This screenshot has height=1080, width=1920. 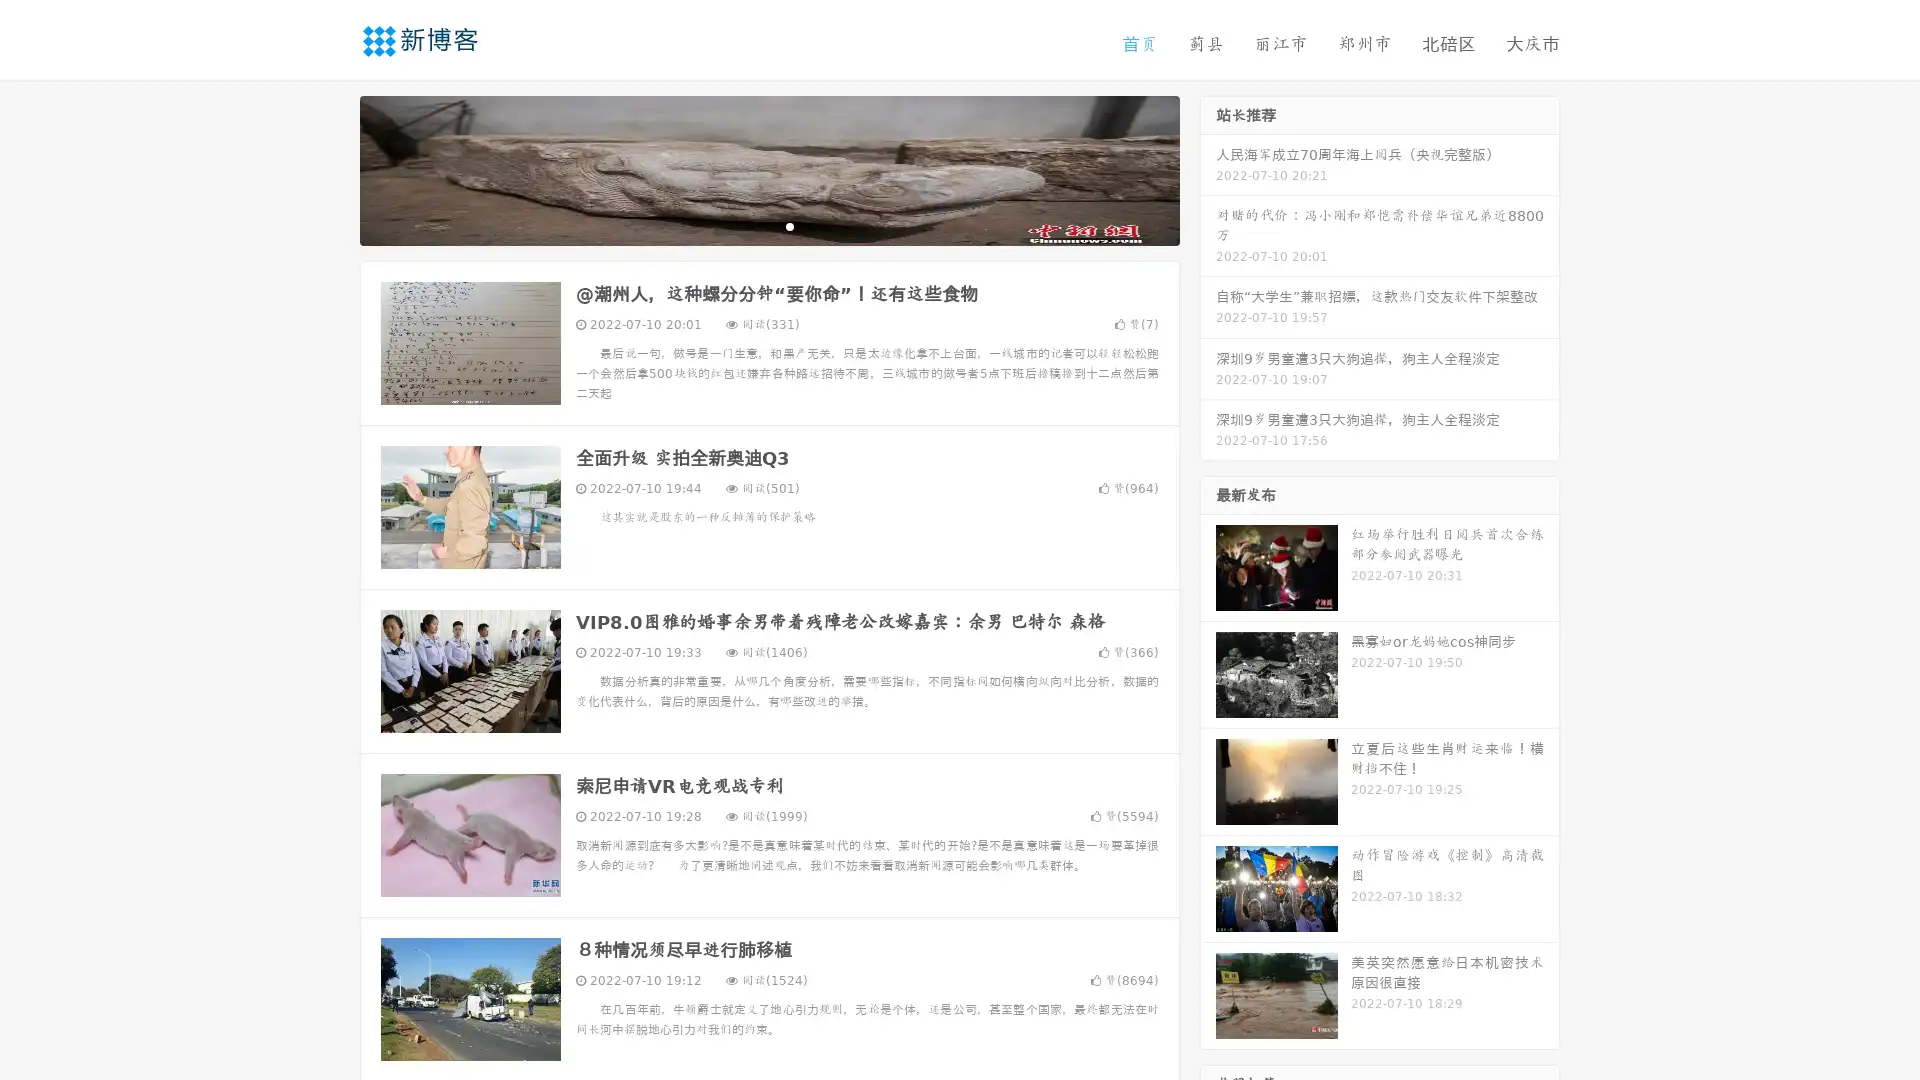 What do you see at coordinates (1208, 168) in the screenshot?
I see `Next slide` at bounding box center [1208, 168].